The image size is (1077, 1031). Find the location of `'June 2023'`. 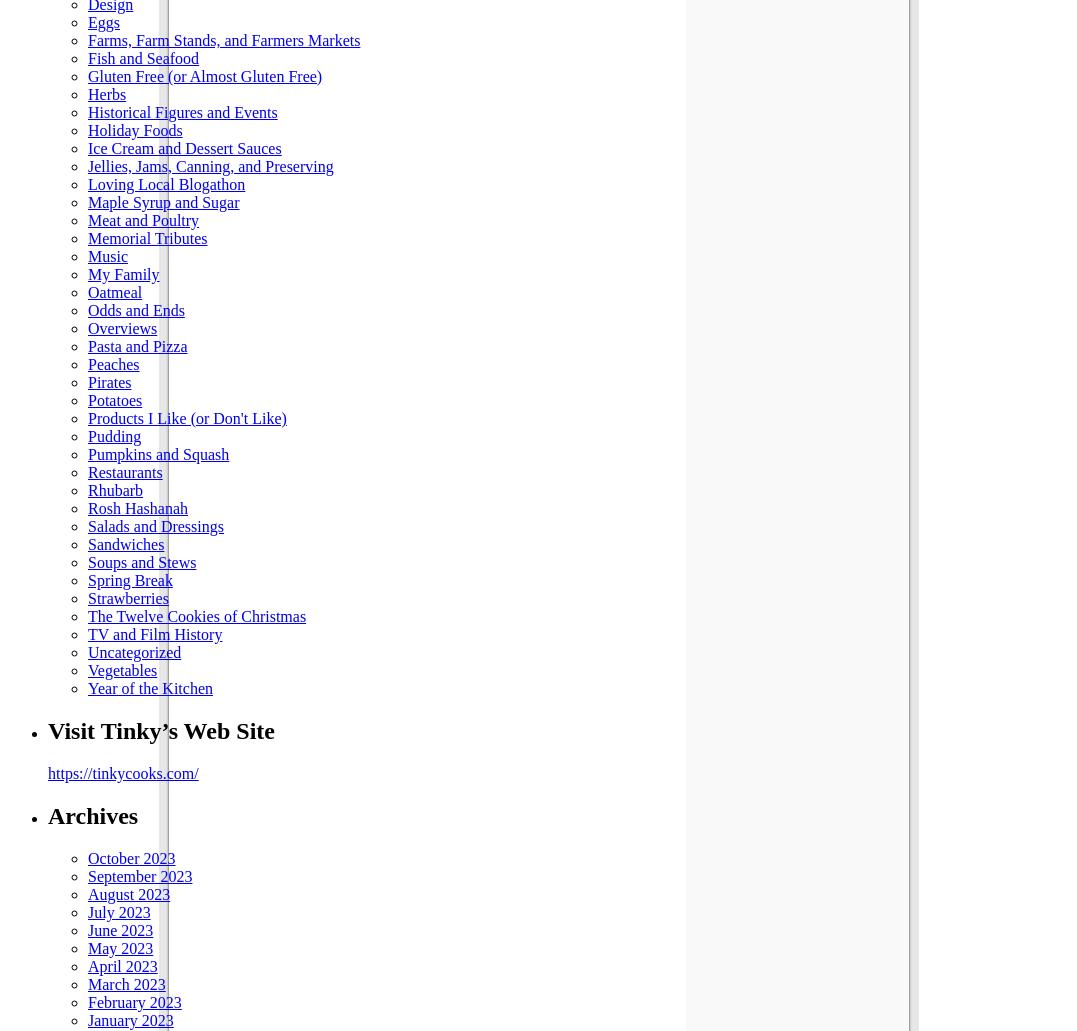

'June 2023' is located at coordinates (119, 928).